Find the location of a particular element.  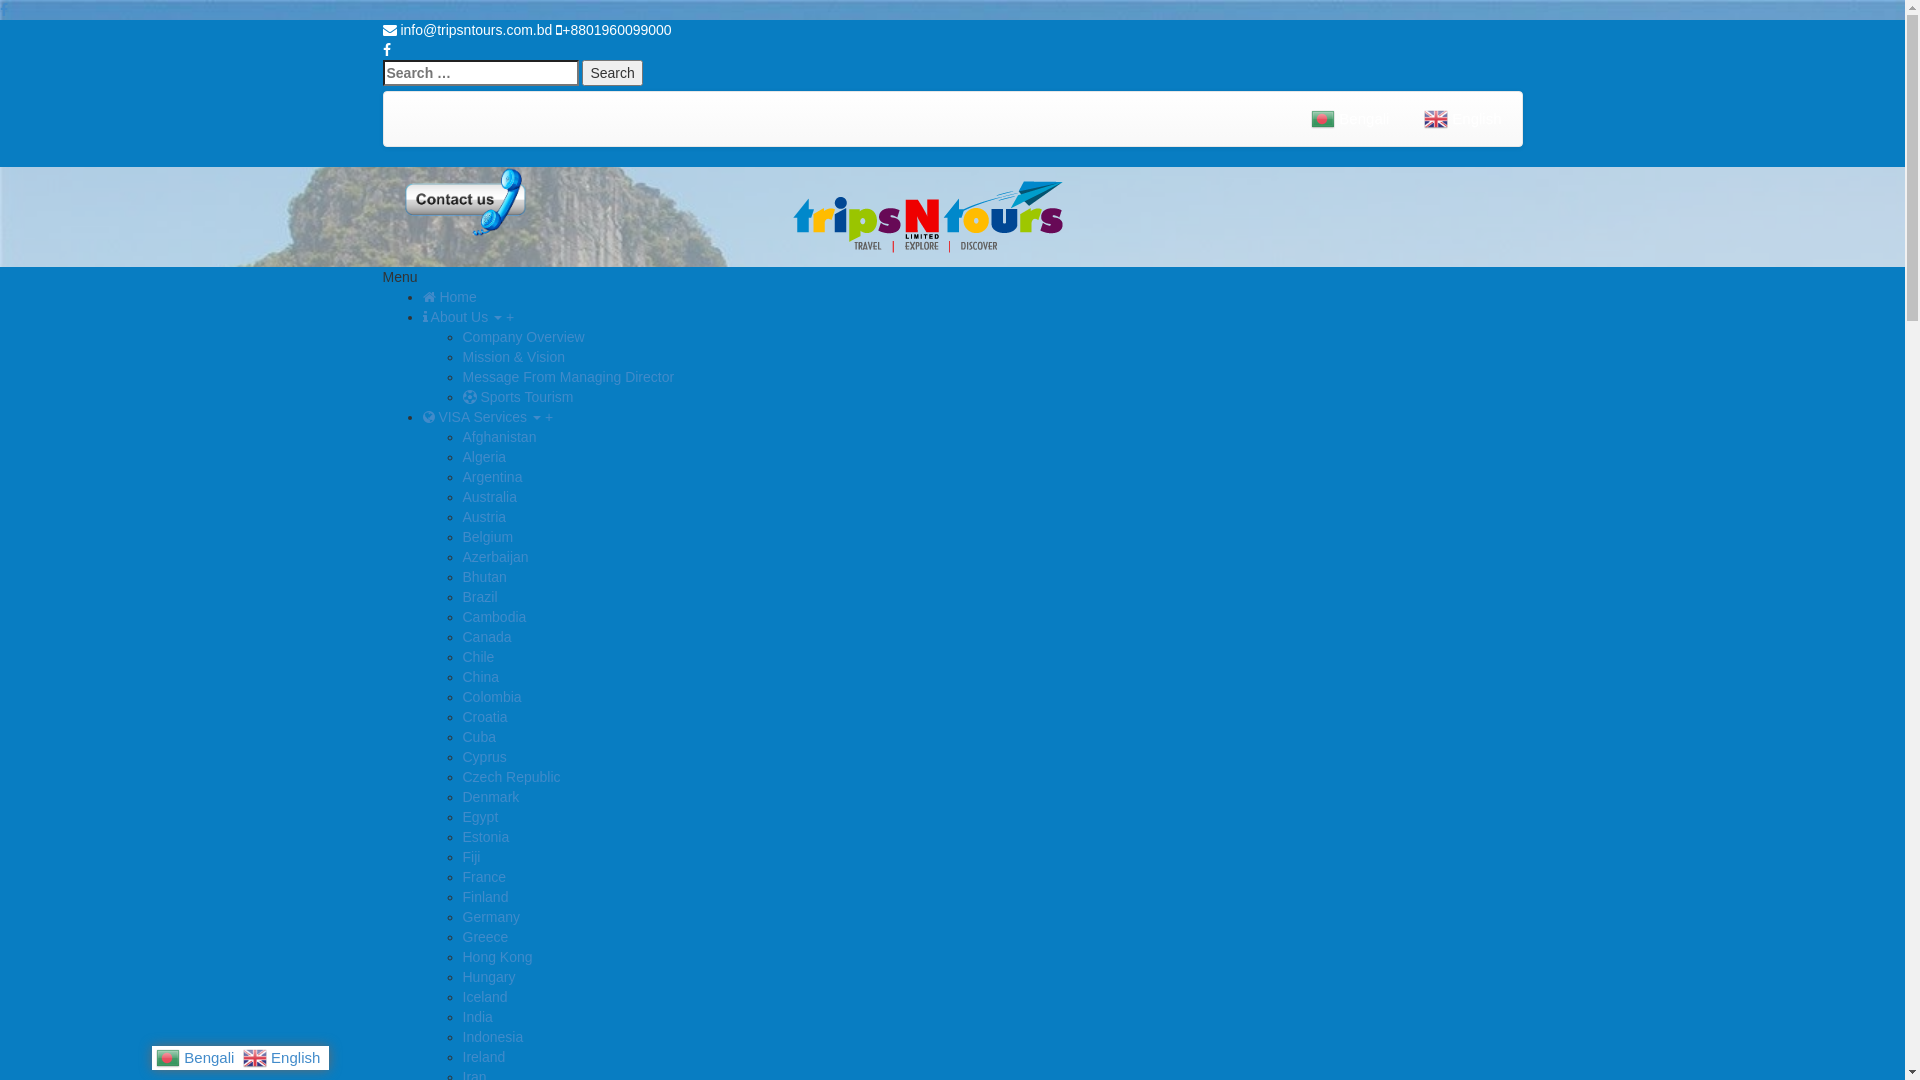

'Canada' is located at coordinates (486, 636).